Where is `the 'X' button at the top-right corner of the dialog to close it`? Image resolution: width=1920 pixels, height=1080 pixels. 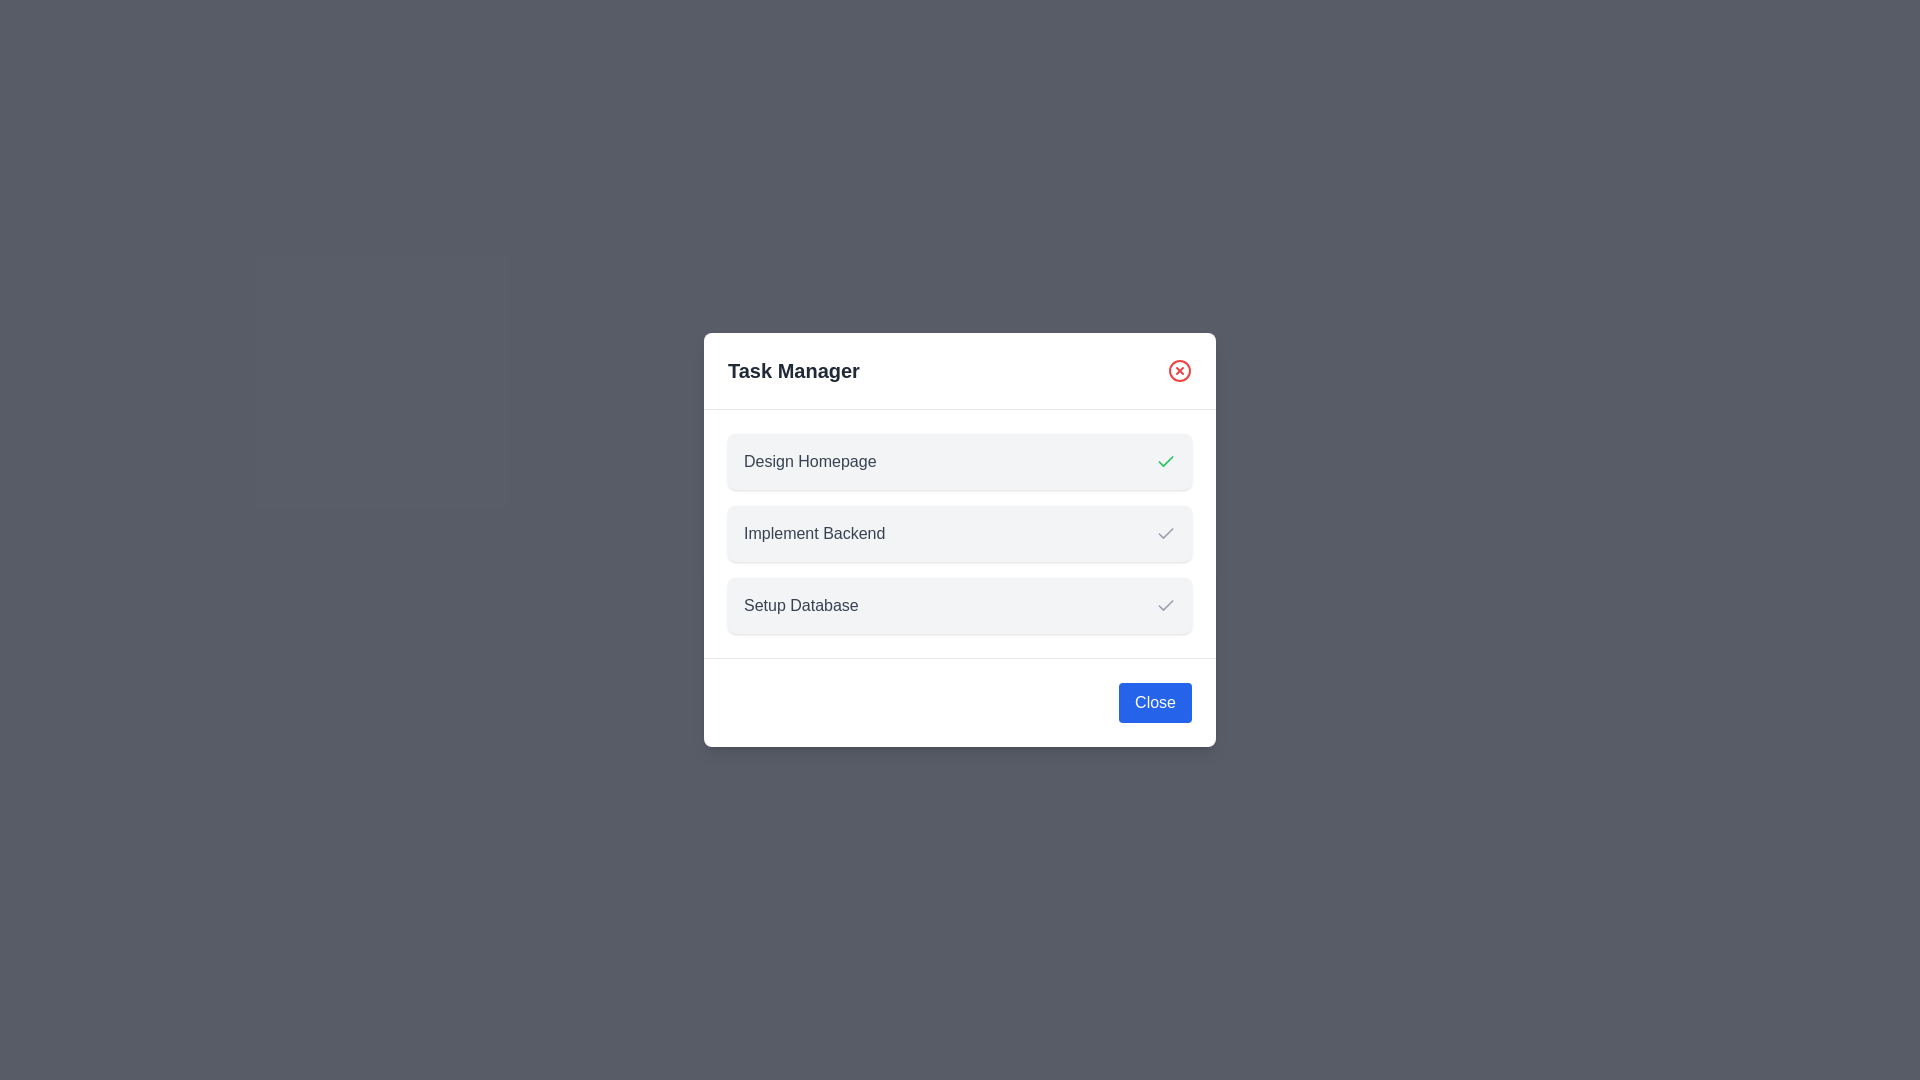
the 'X' button at the top-right corner of the dialog to close it is located at coordinates (1180, 370).